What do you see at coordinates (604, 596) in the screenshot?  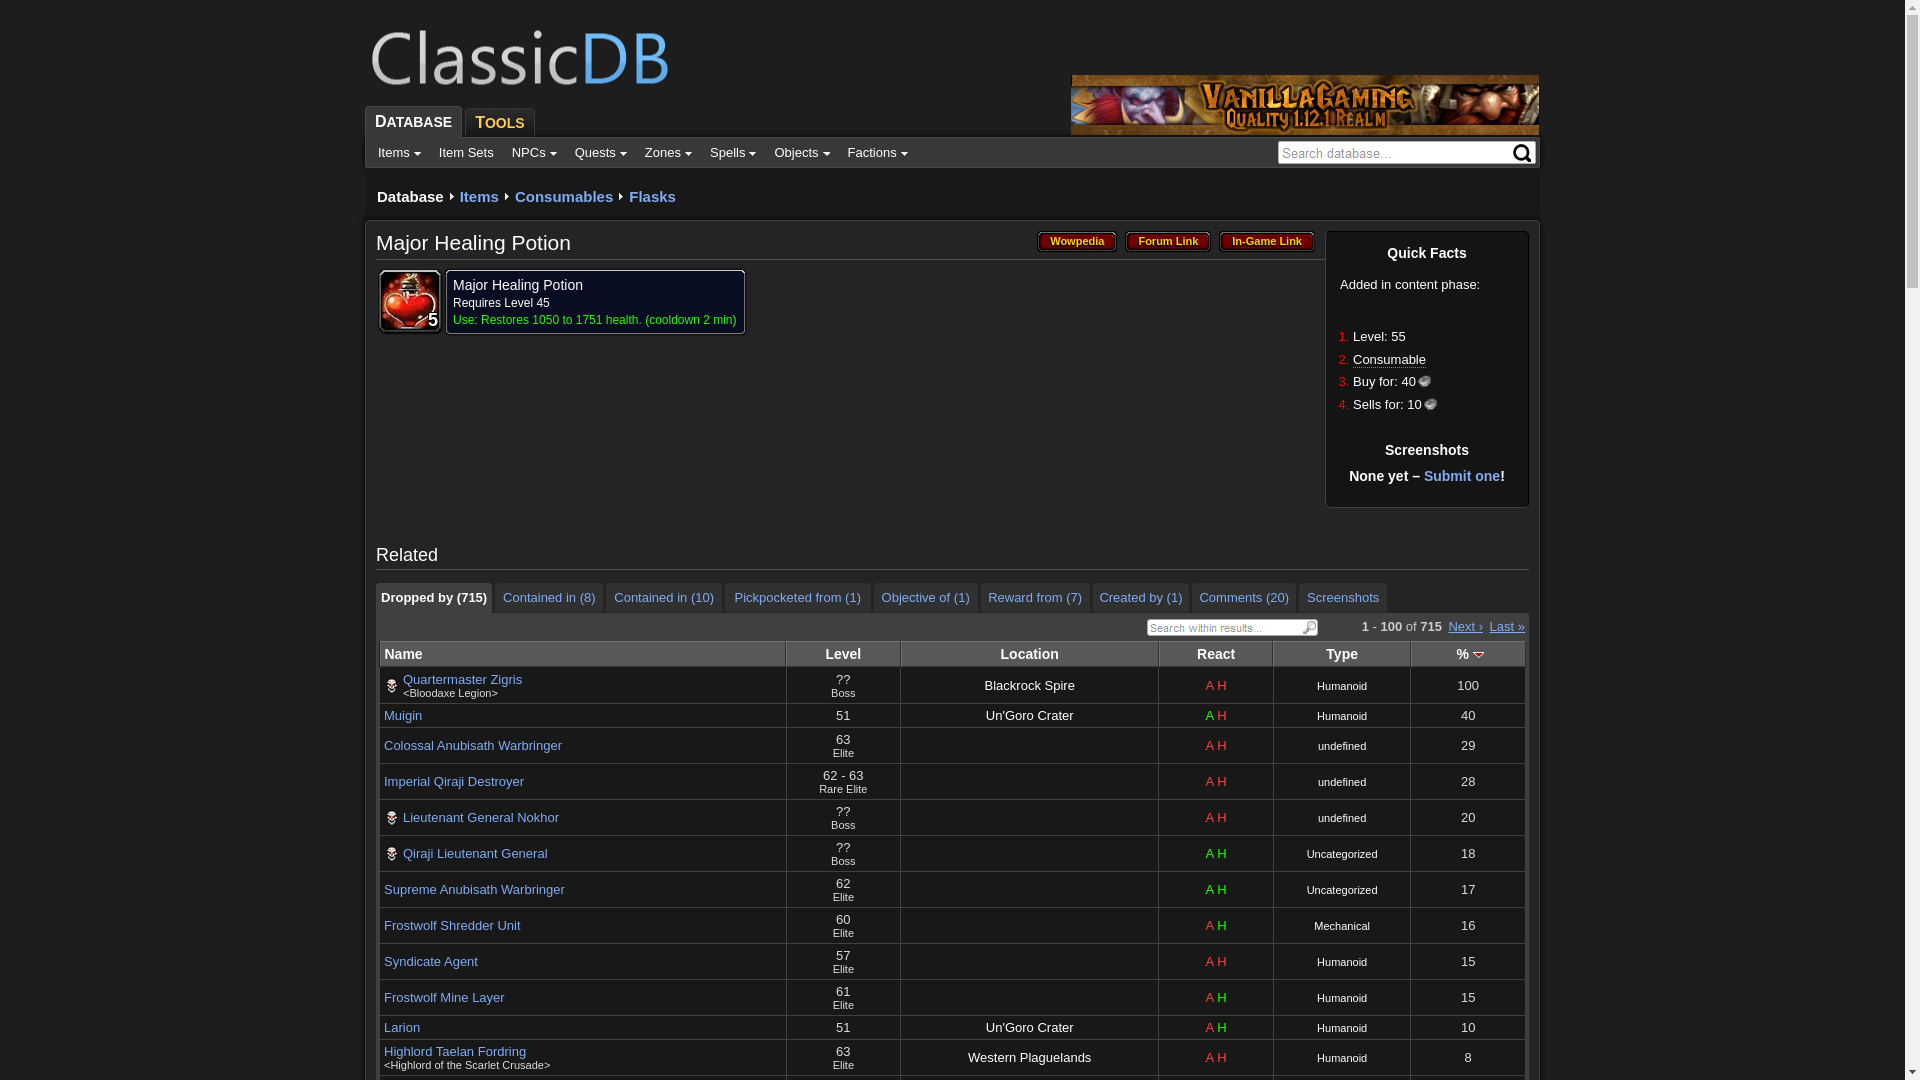 I see `'Contained in (10)'` at bounding box center [604, 596].